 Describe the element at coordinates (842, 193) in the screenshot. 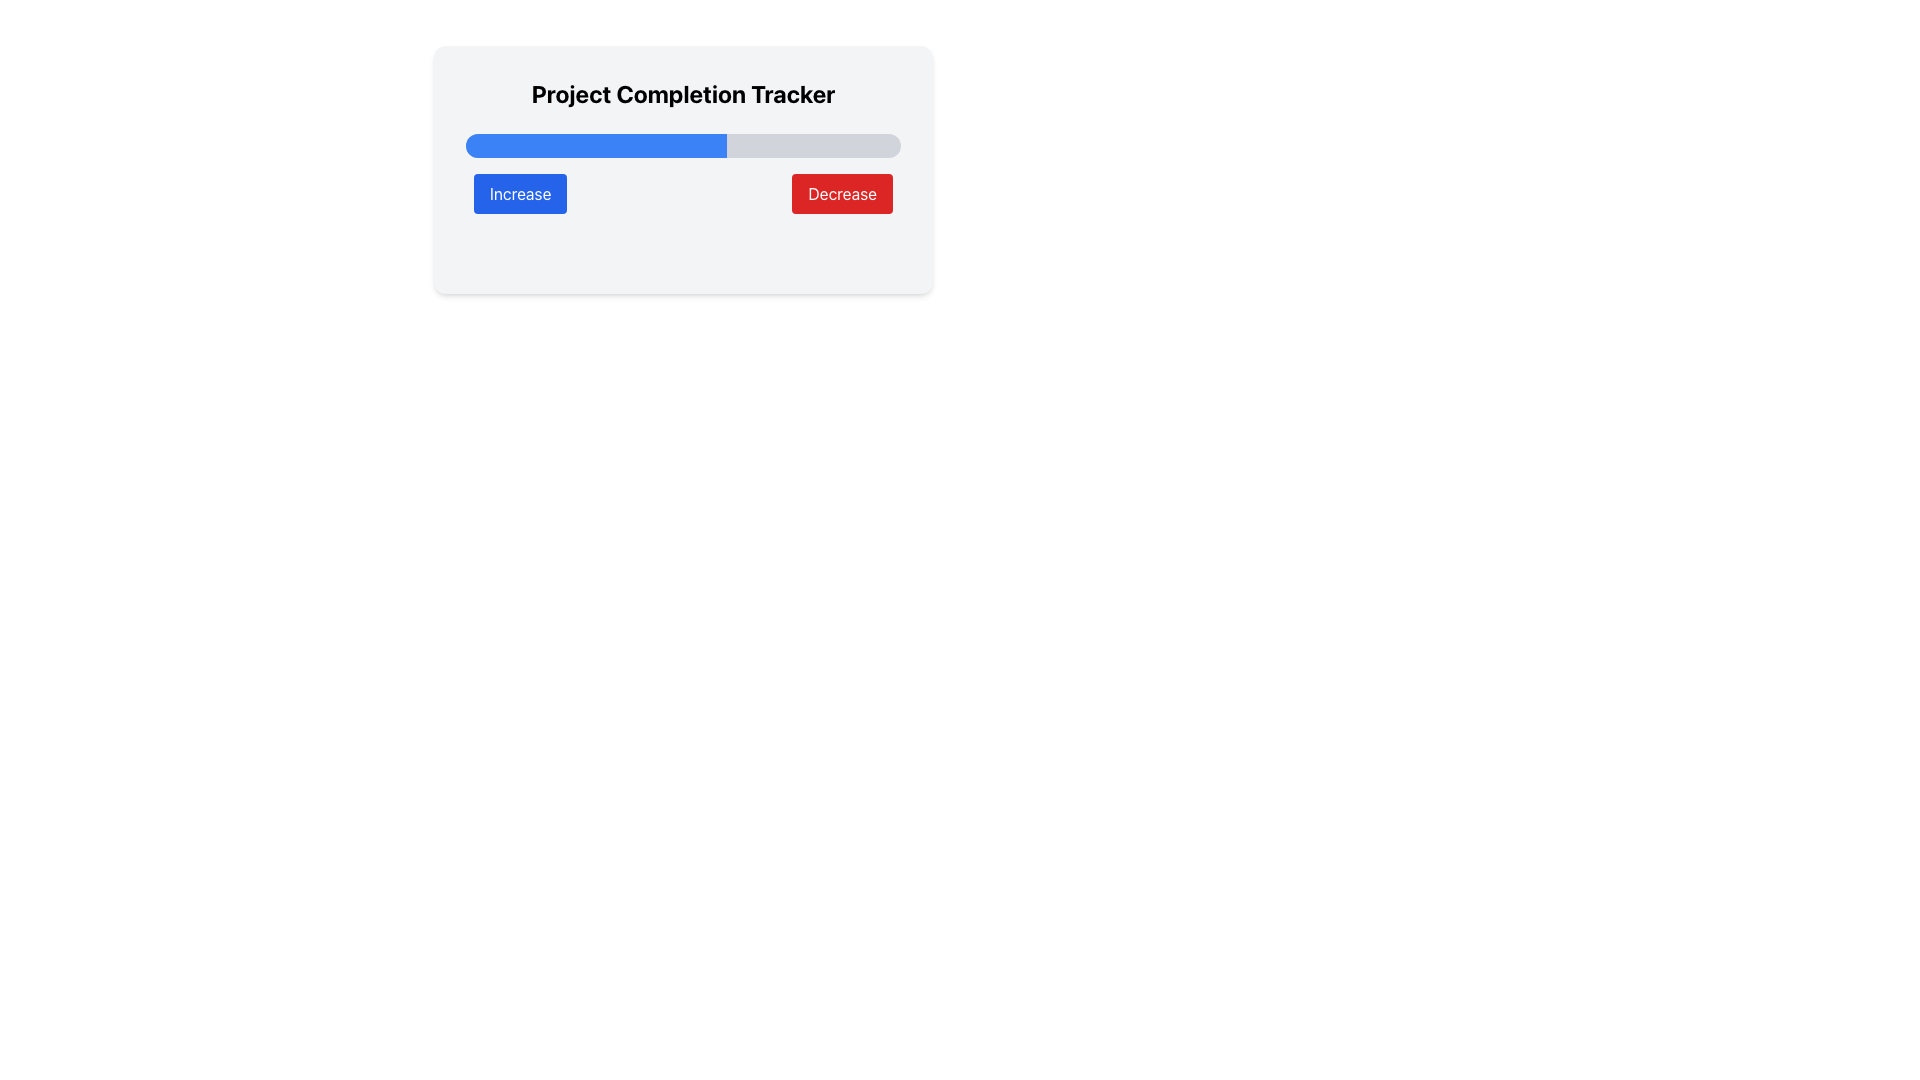

I see `the button that decreases the value, located to the right of the 'Increase' button in the interface, to change its appearance` at that location.